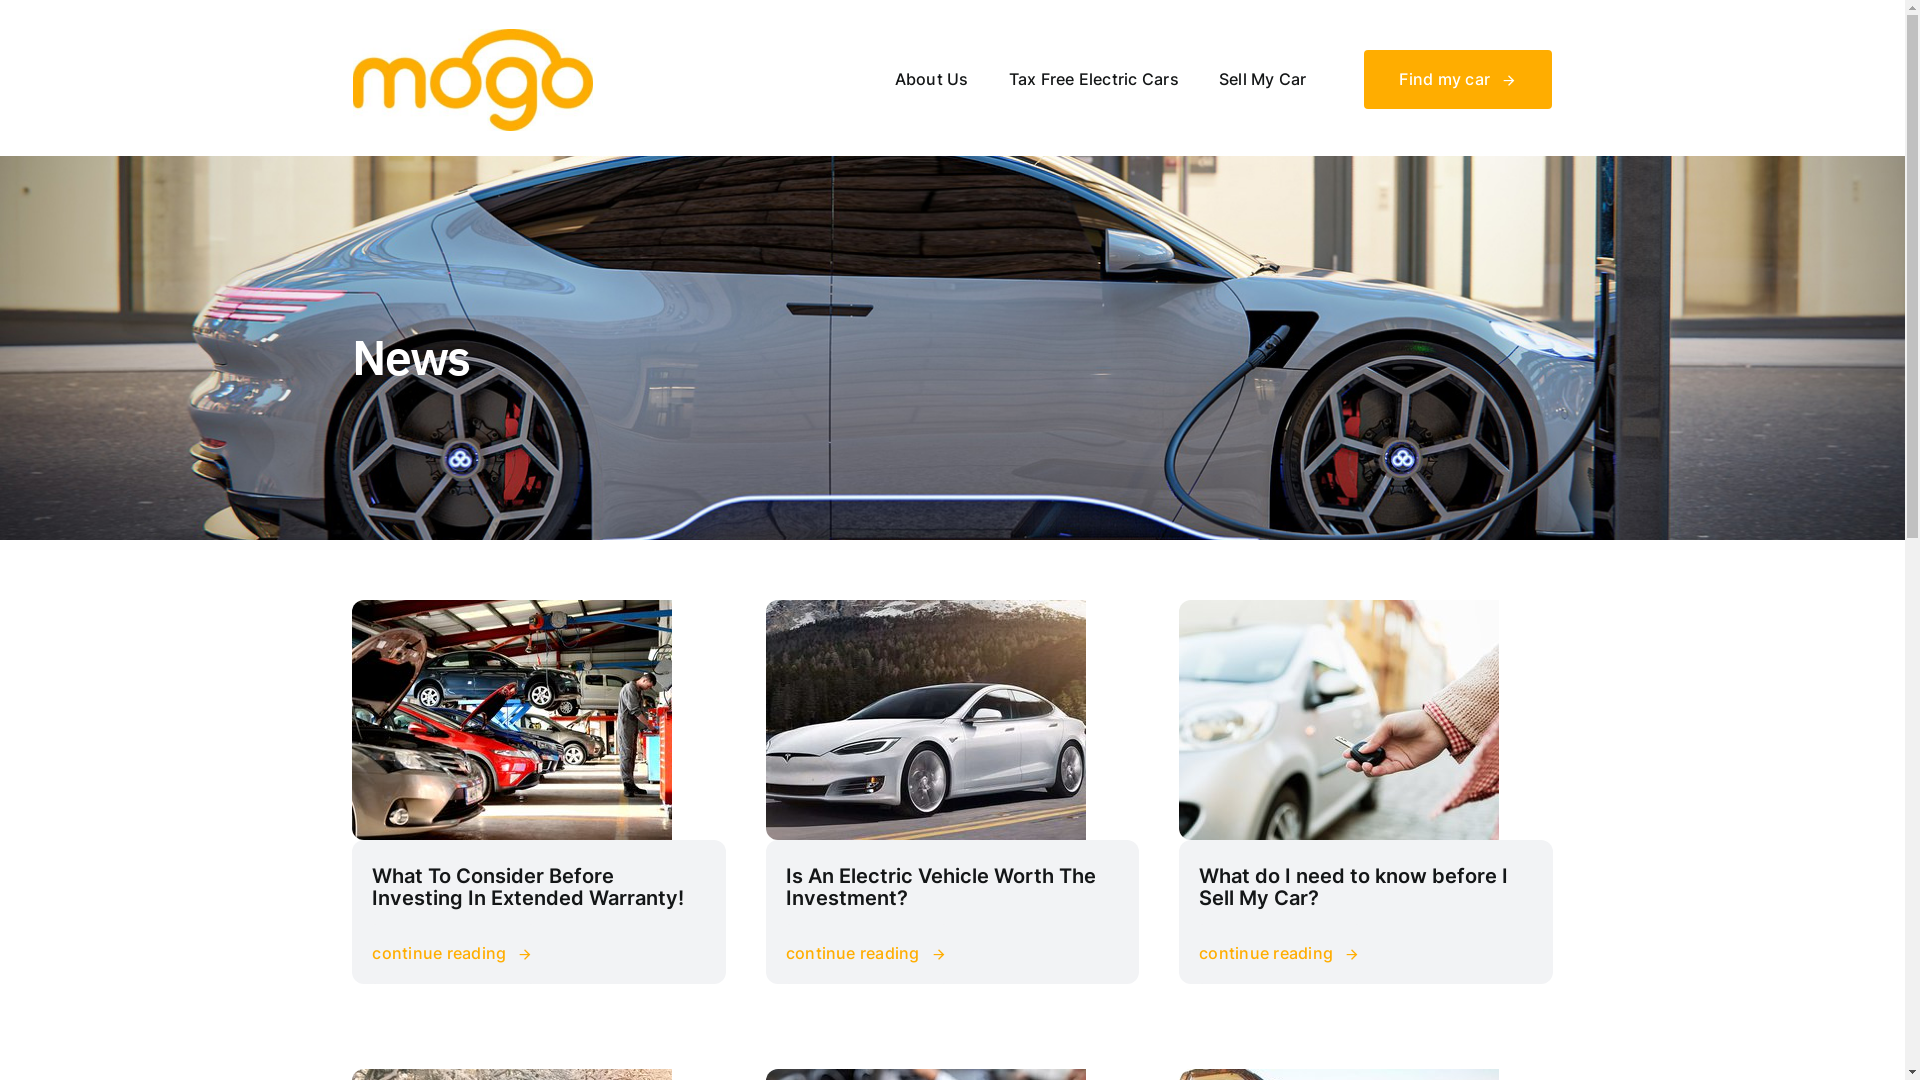 Image resolution: width=1920 pixels, height=1080 pixels. Describe the element at coordinates (1458, 78) in the screenshot. I see `'Find my car'` at that location.